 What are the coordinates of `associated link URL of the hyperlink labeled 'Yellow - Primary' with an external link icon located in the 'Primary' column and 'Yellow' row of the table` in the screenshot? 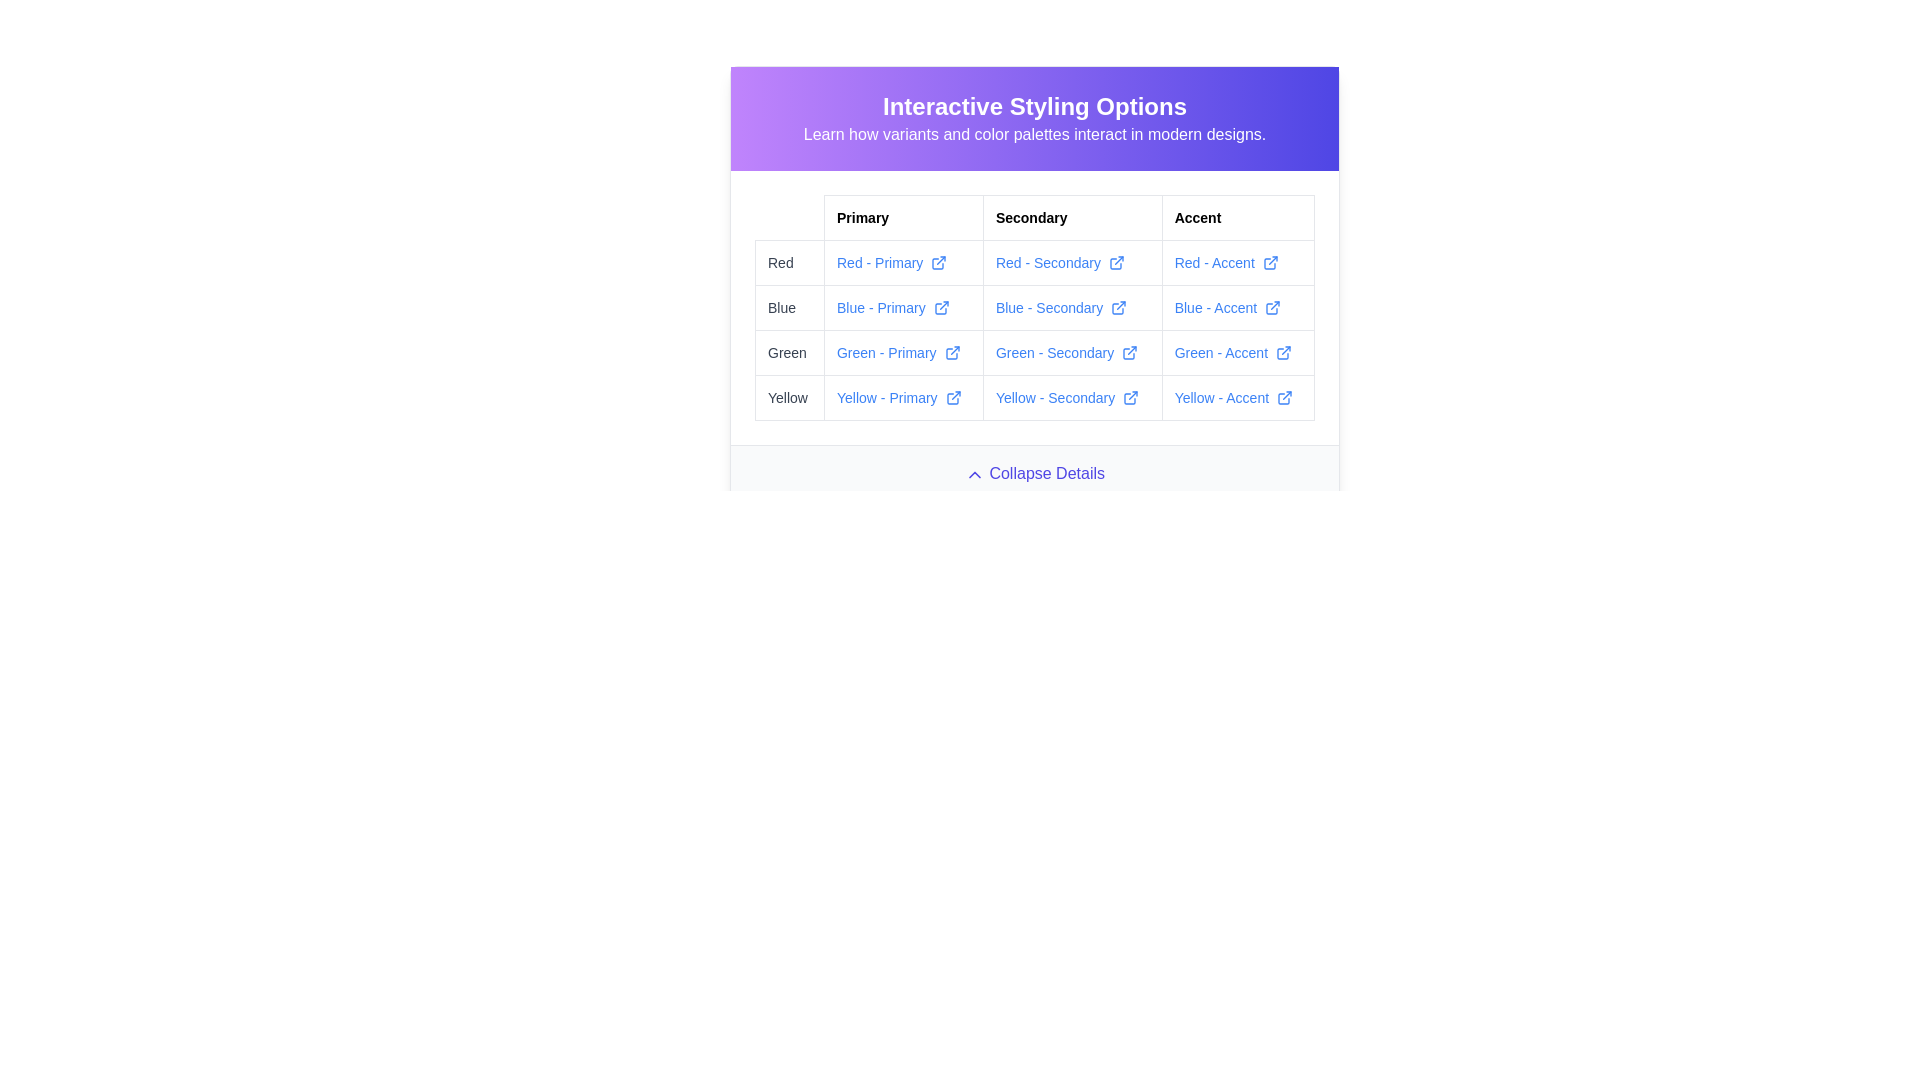 It's located at (902, 397).